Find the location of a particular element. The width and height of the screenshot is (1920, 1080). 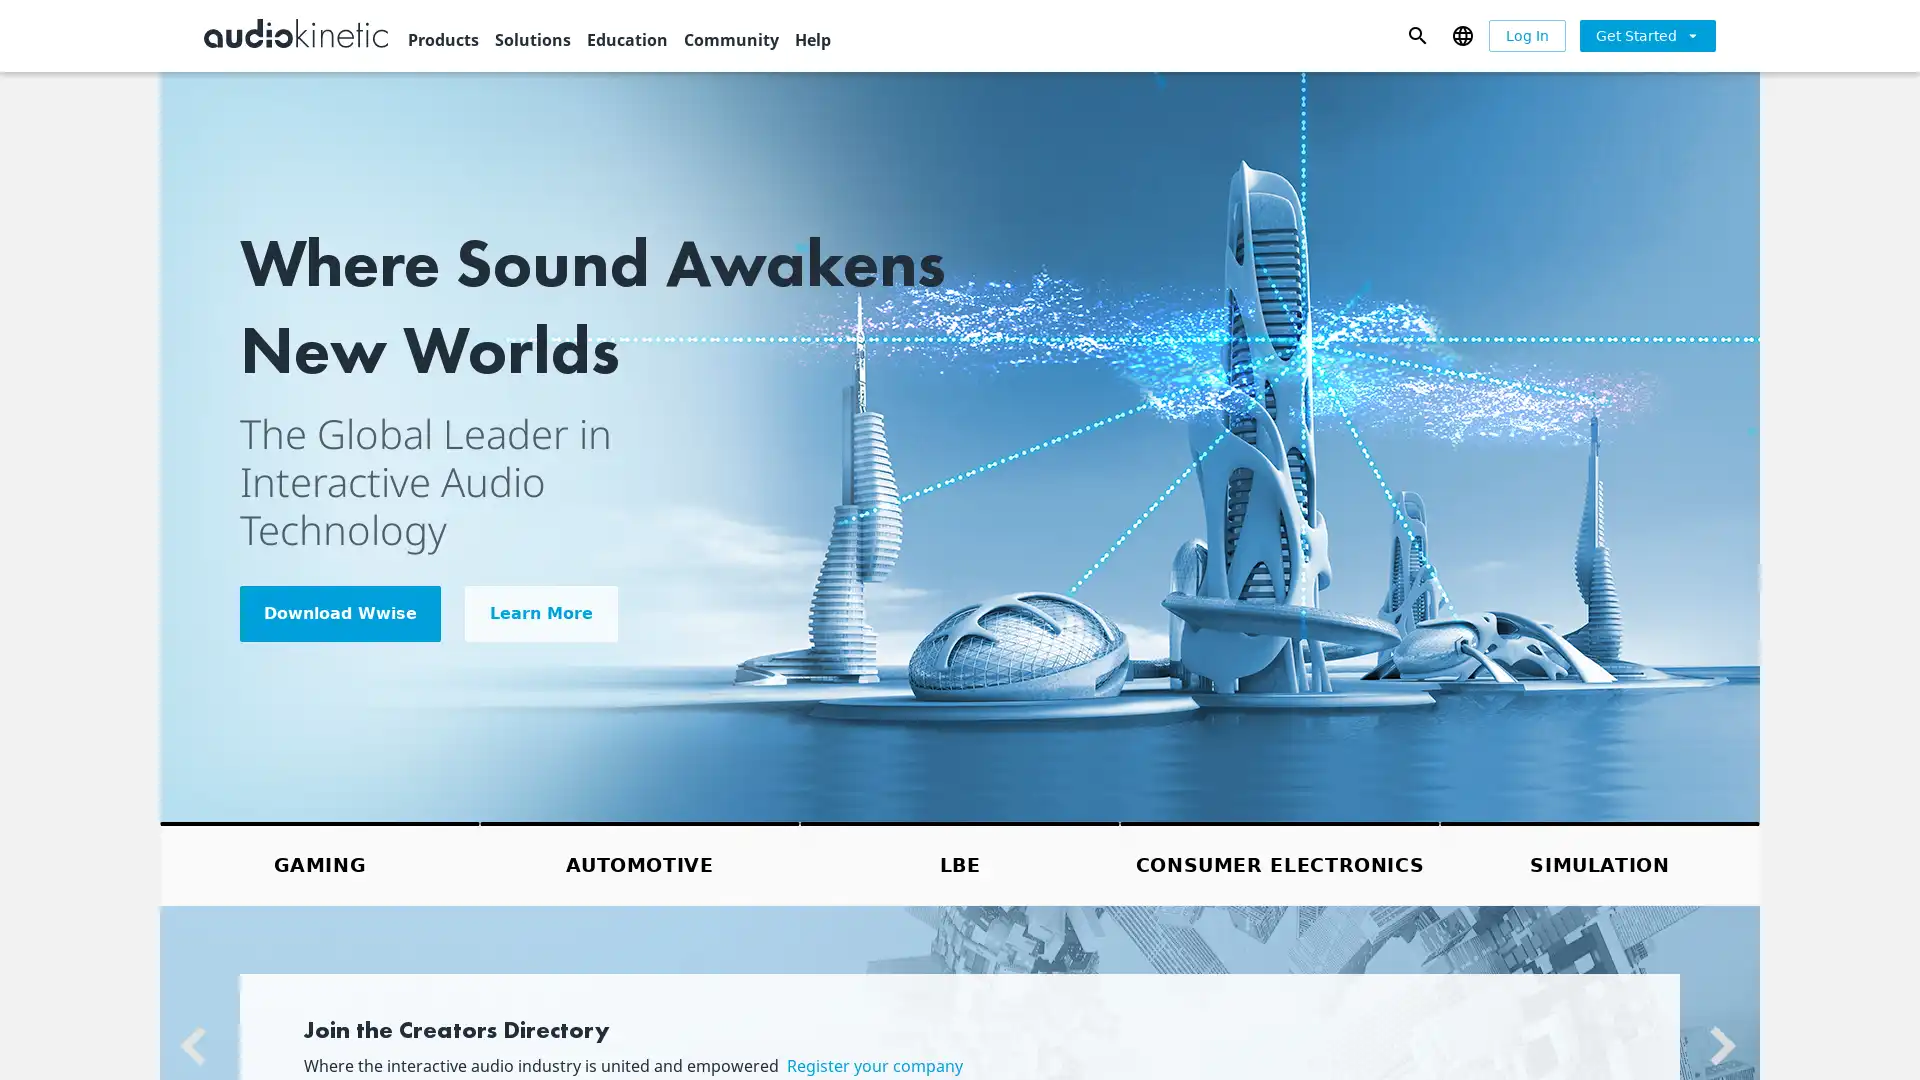

language is located at coordinates (1462, 34).